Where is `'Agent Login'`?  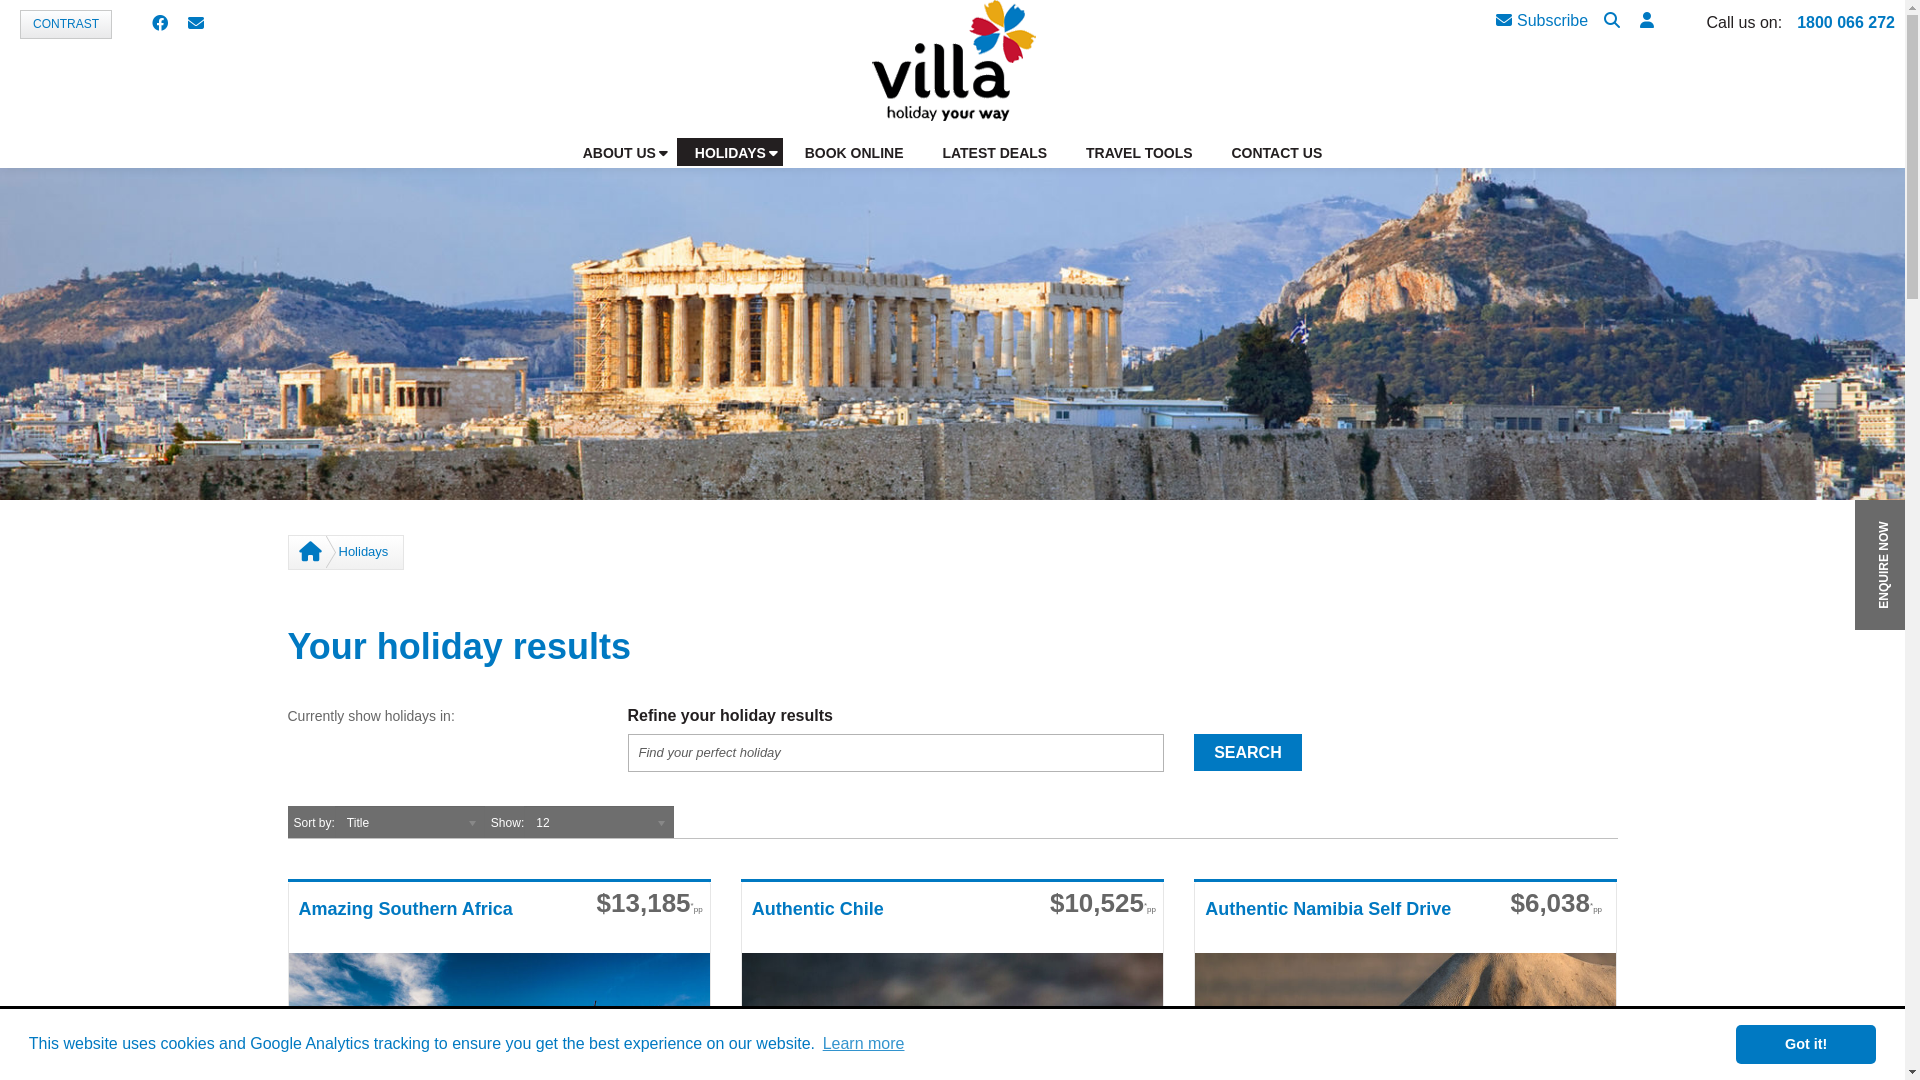
'Agent Login' is located at coordinates (1646, 21).